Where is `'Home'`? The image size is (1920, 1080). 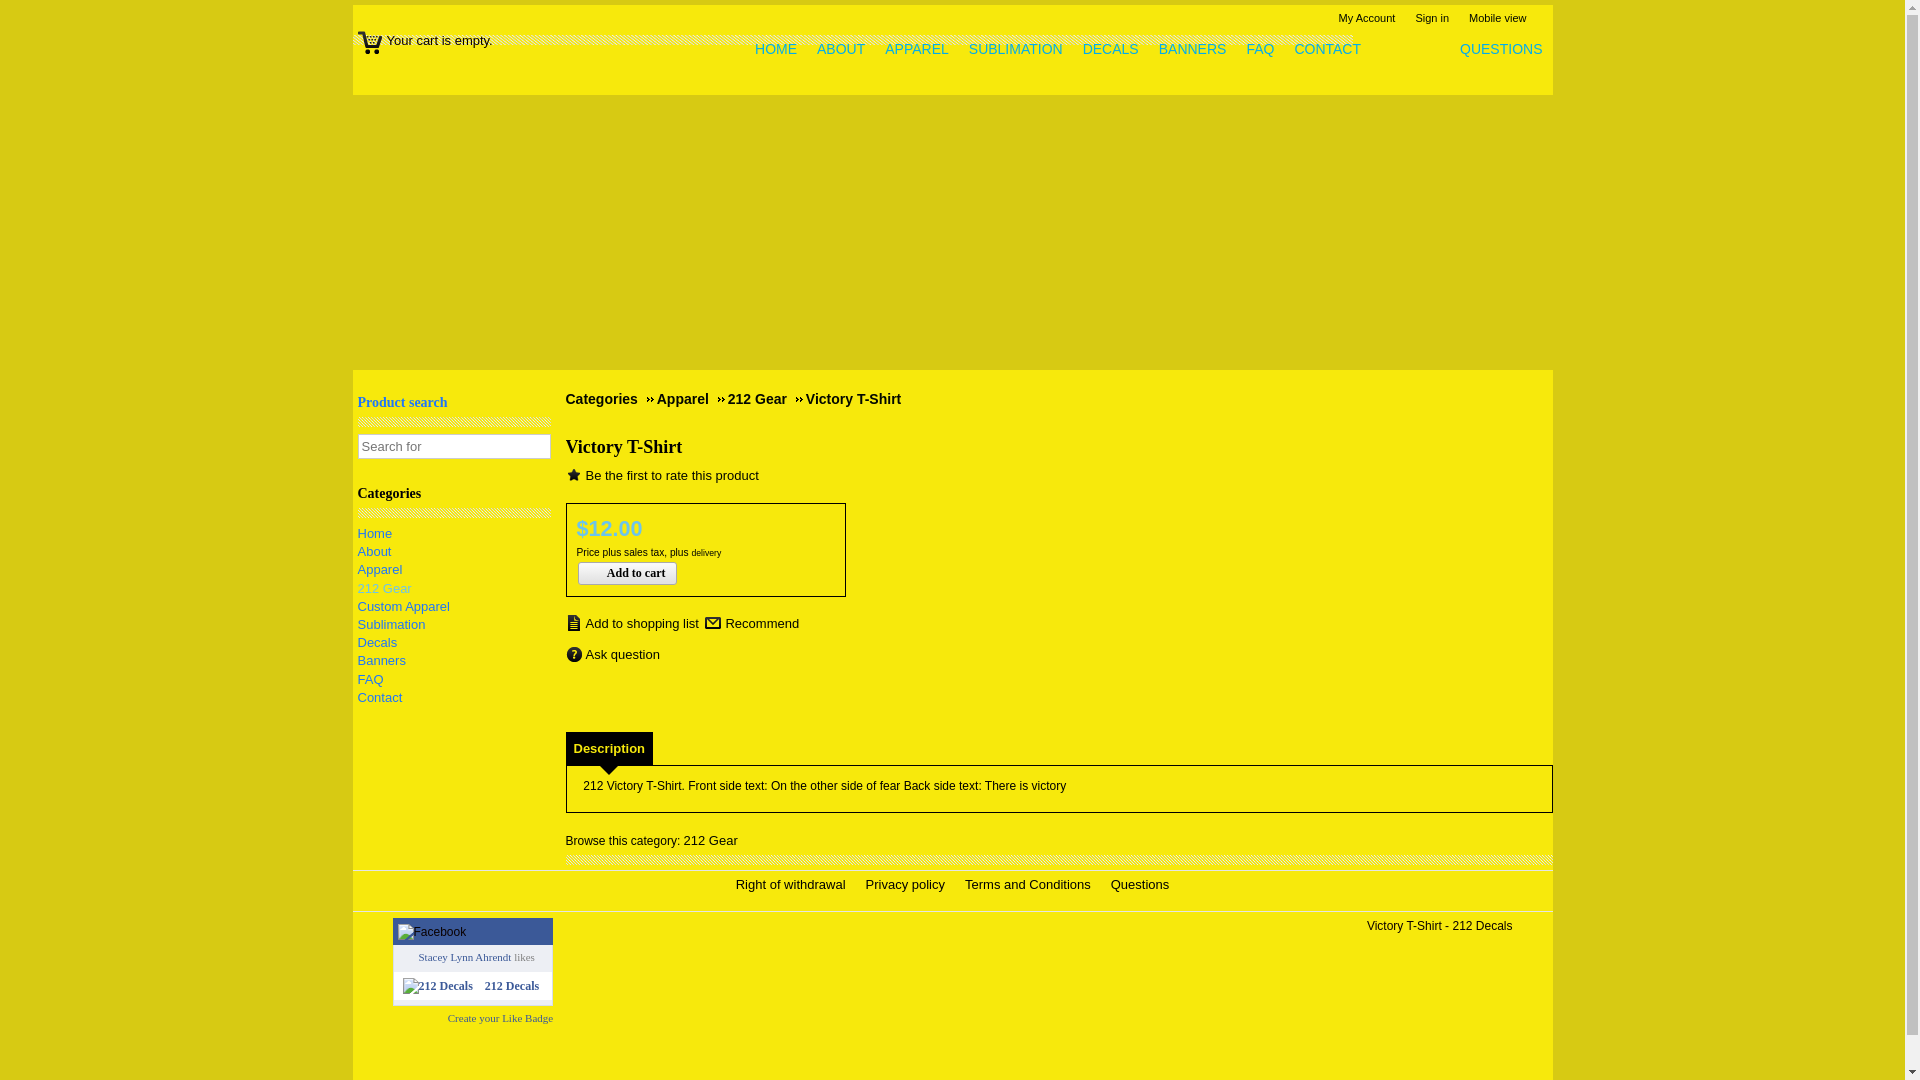 'Home' is located at coordinates (375, 532).